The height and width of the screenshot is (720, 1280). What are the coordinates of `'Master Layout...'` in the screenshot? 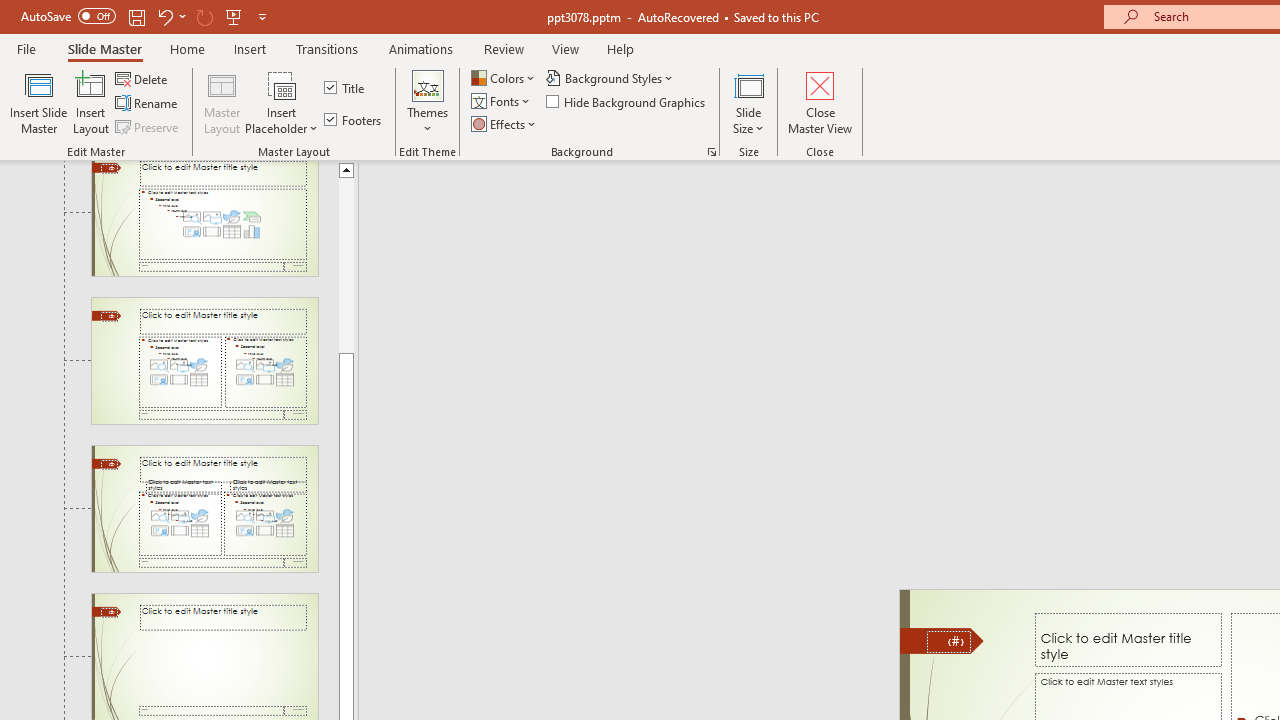 It's located at (222, 103).